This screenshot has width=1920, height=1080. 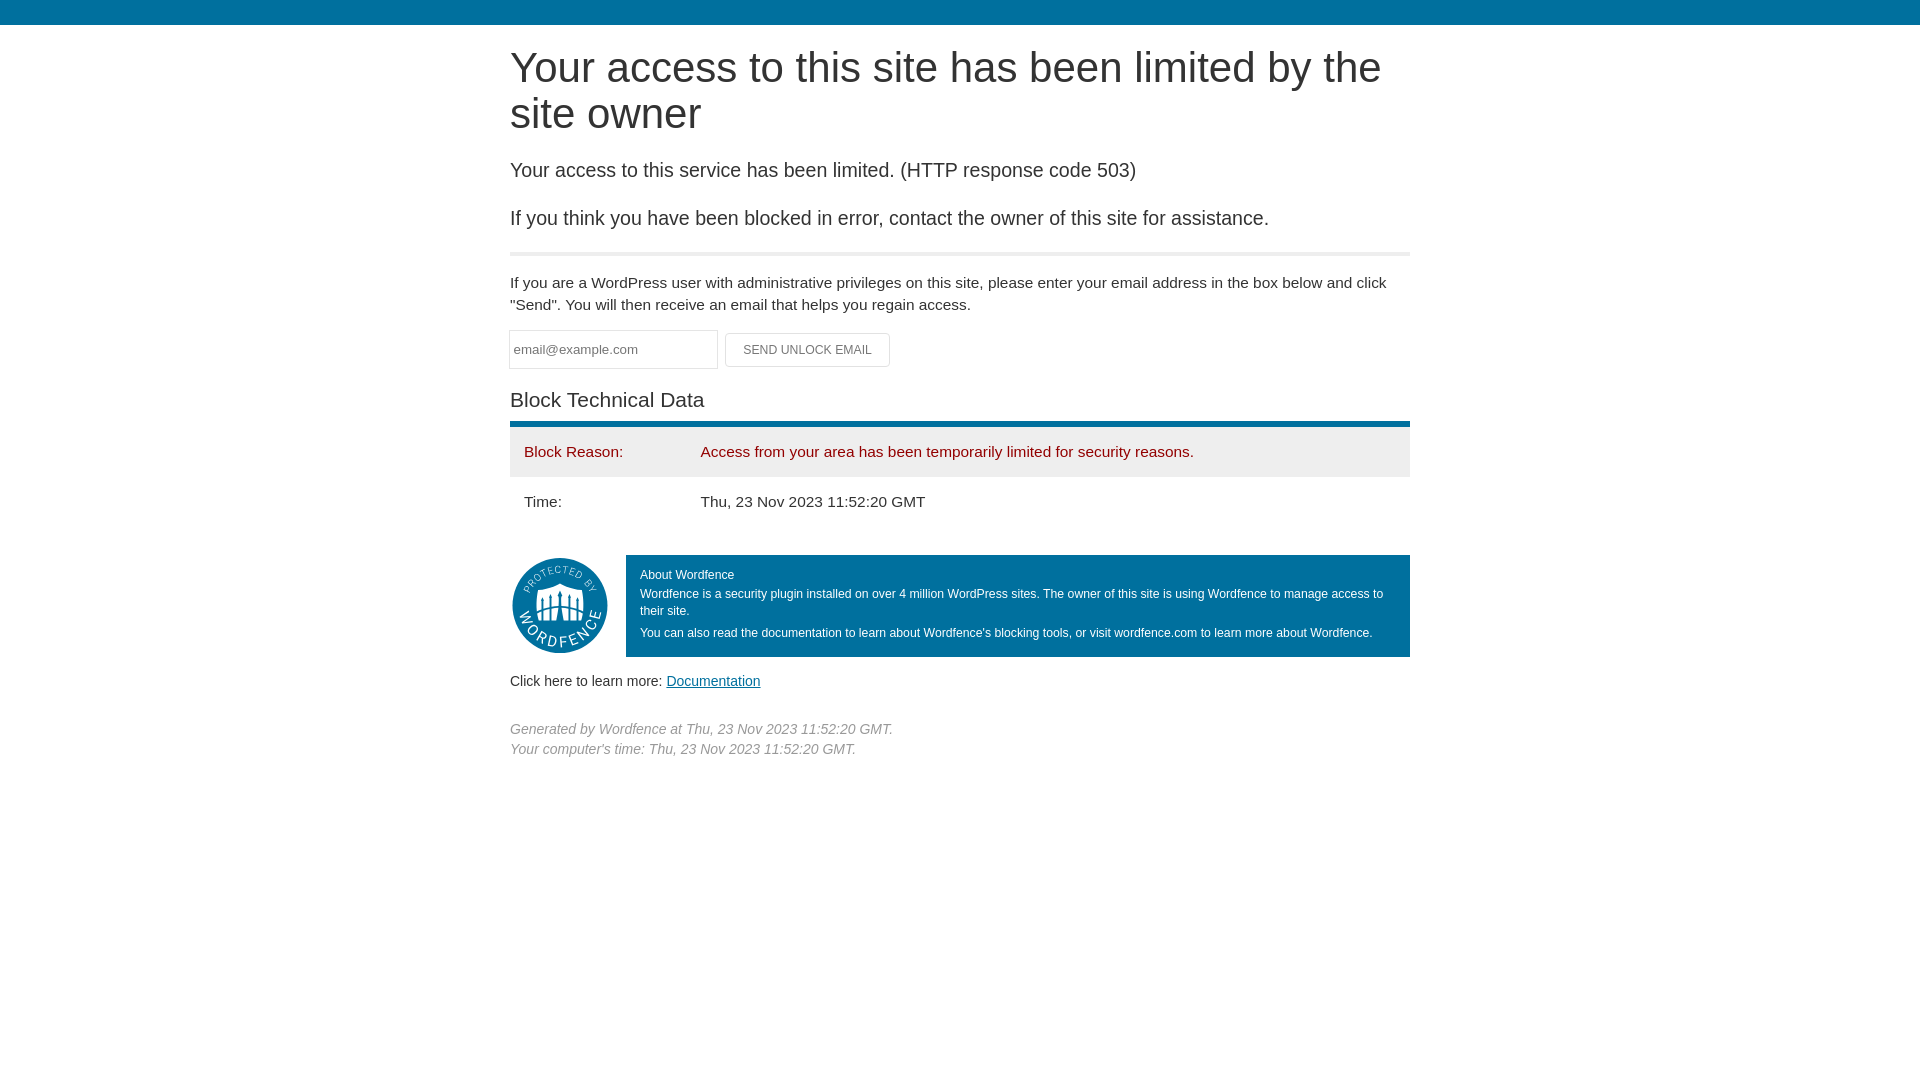 What do you see at coordinates (666, 680) in the screenshot?
I see `'Documentation'` at bounding box center [666, 680].